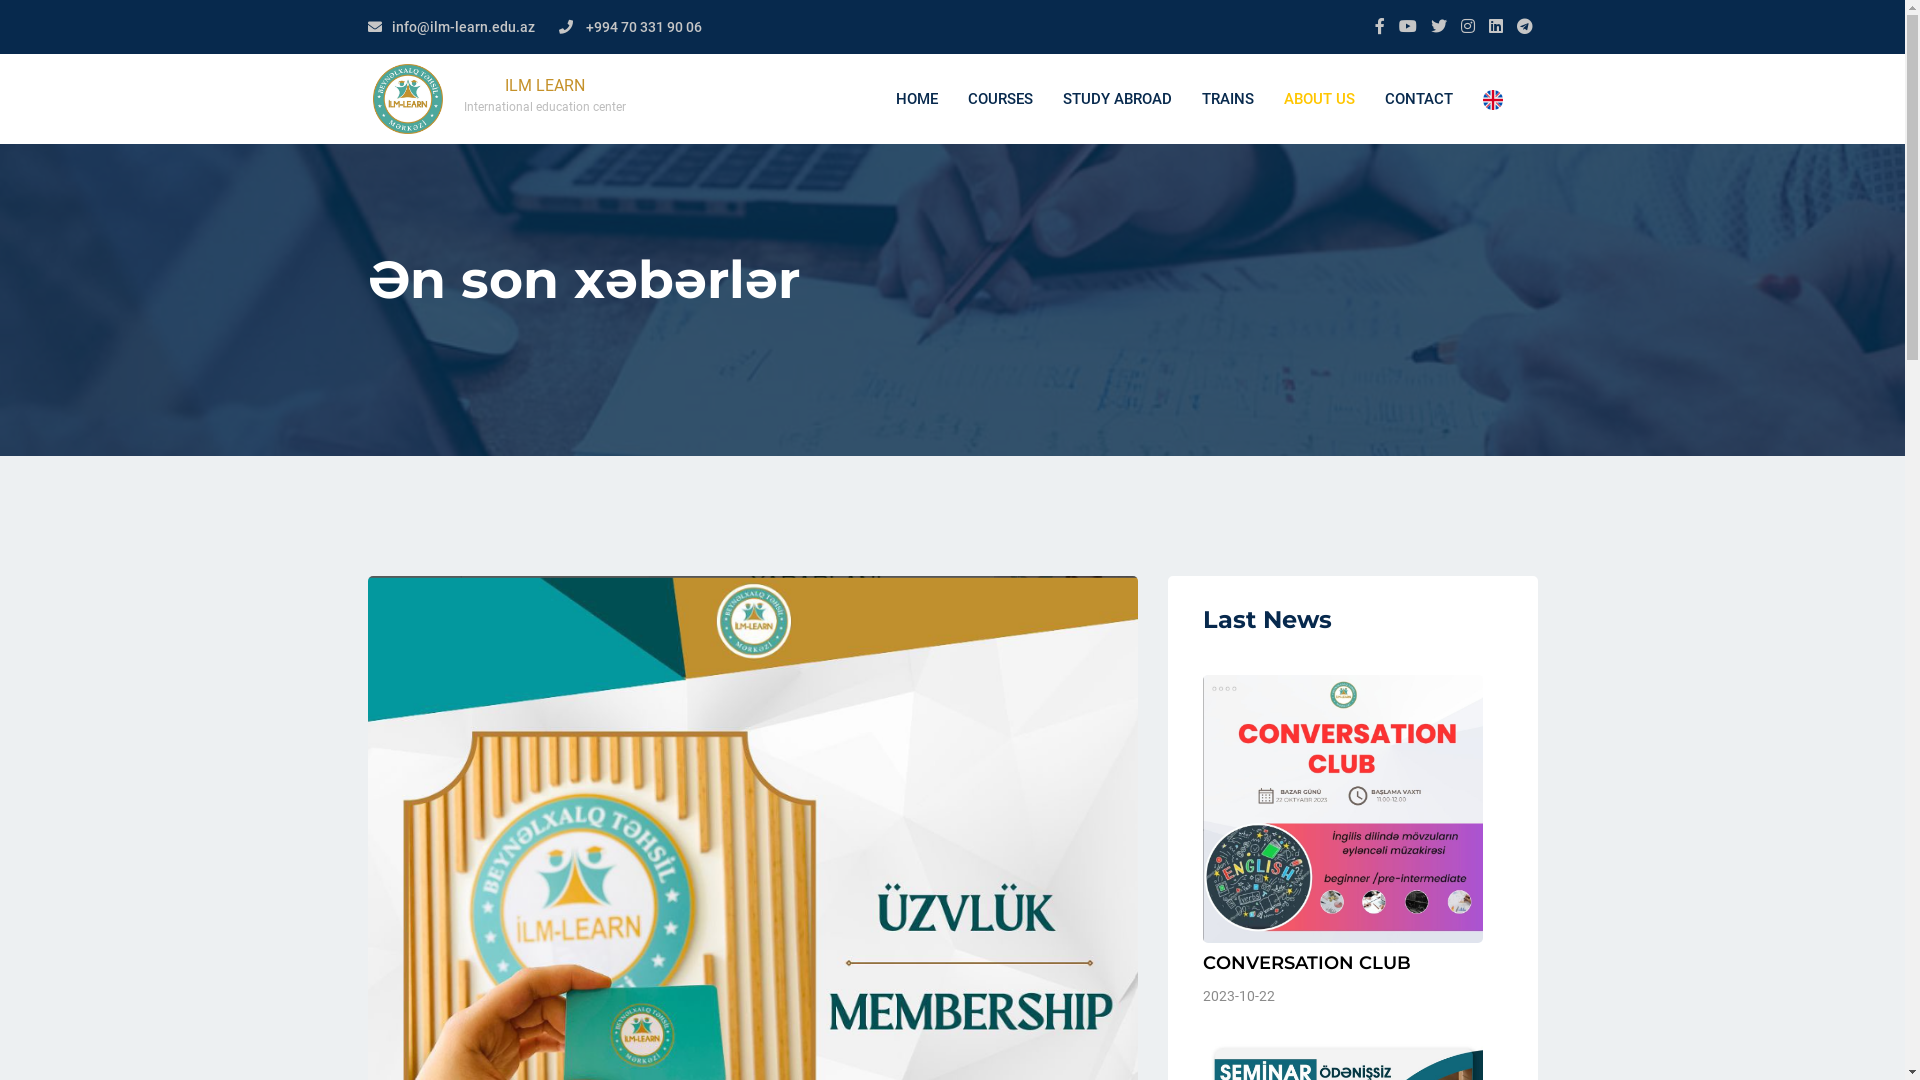  Describe the element at coordinates (1352, 841) in the screenshot. I see `'CONVERSATION CLUB` at that location.